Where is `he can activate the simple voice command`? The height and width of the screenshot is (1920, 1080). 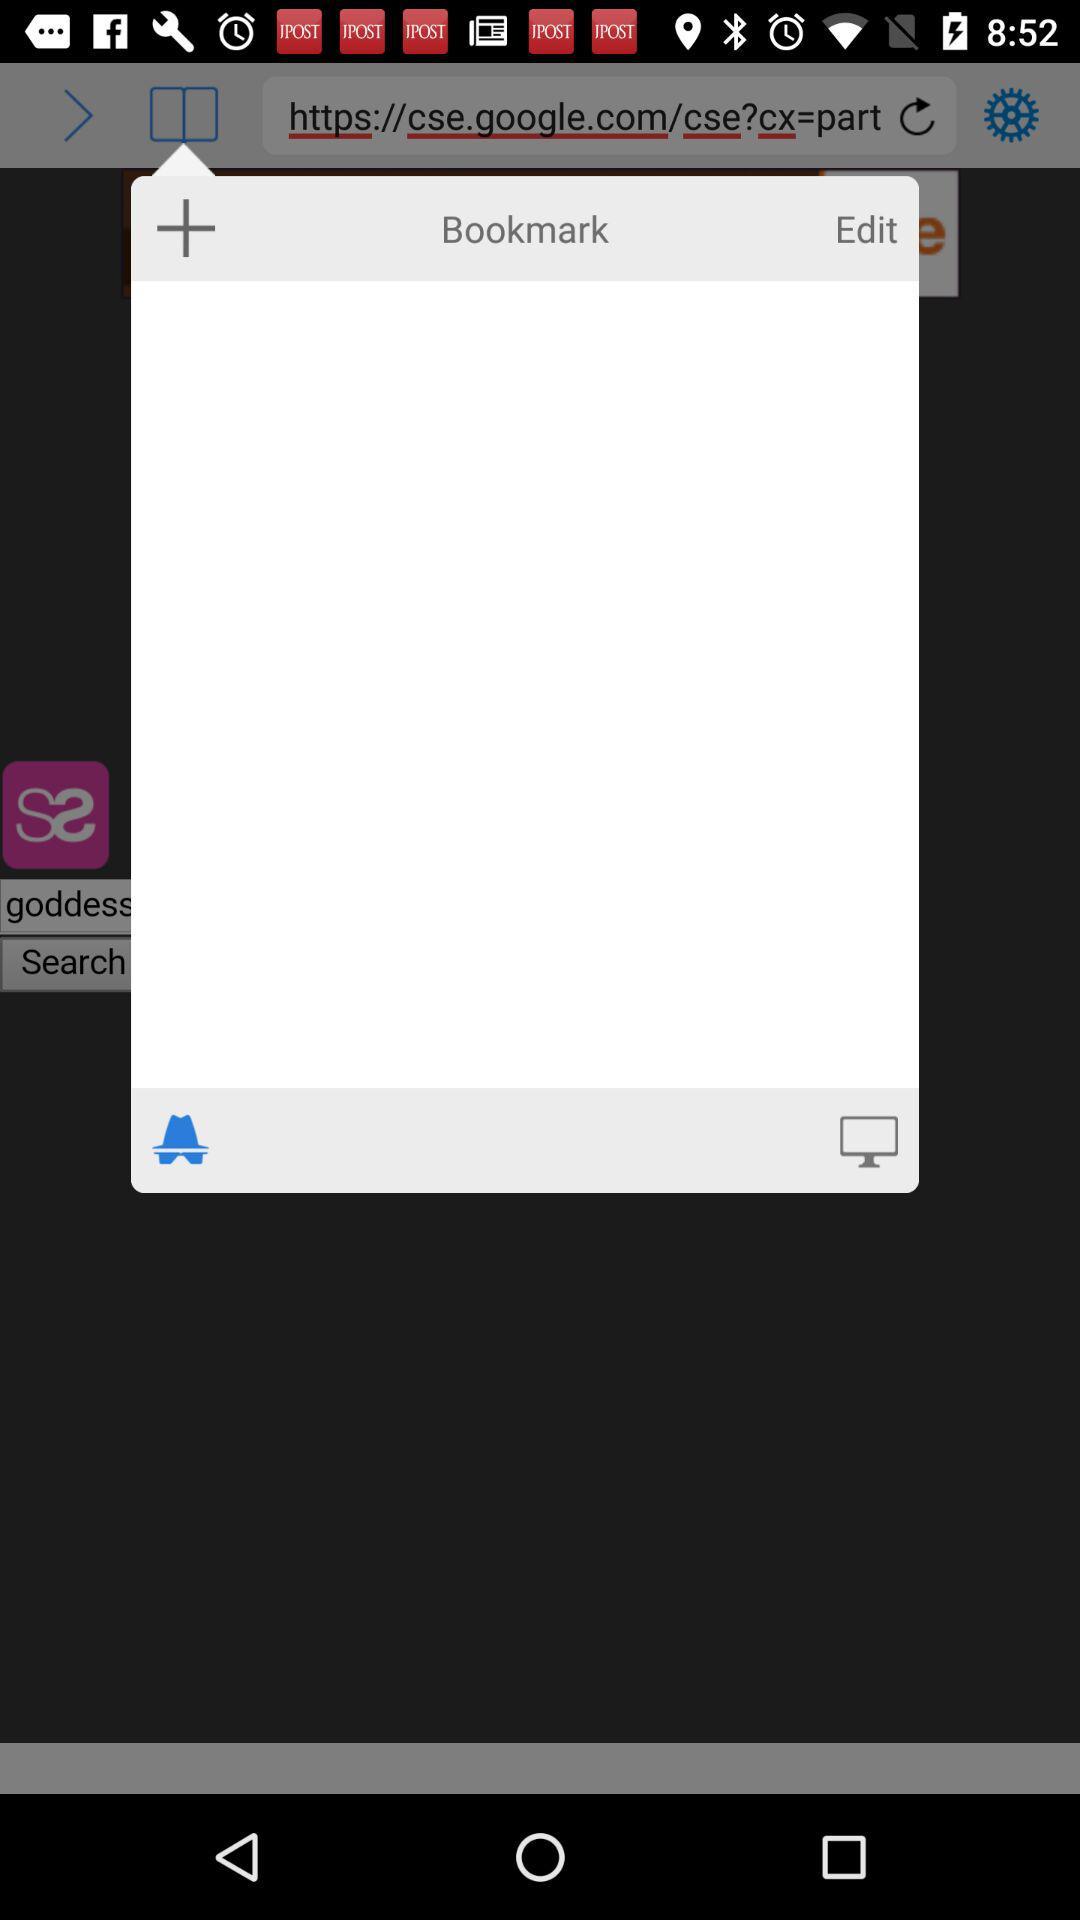
he can activate the simple voice command is located at coordinates (867, 1139).